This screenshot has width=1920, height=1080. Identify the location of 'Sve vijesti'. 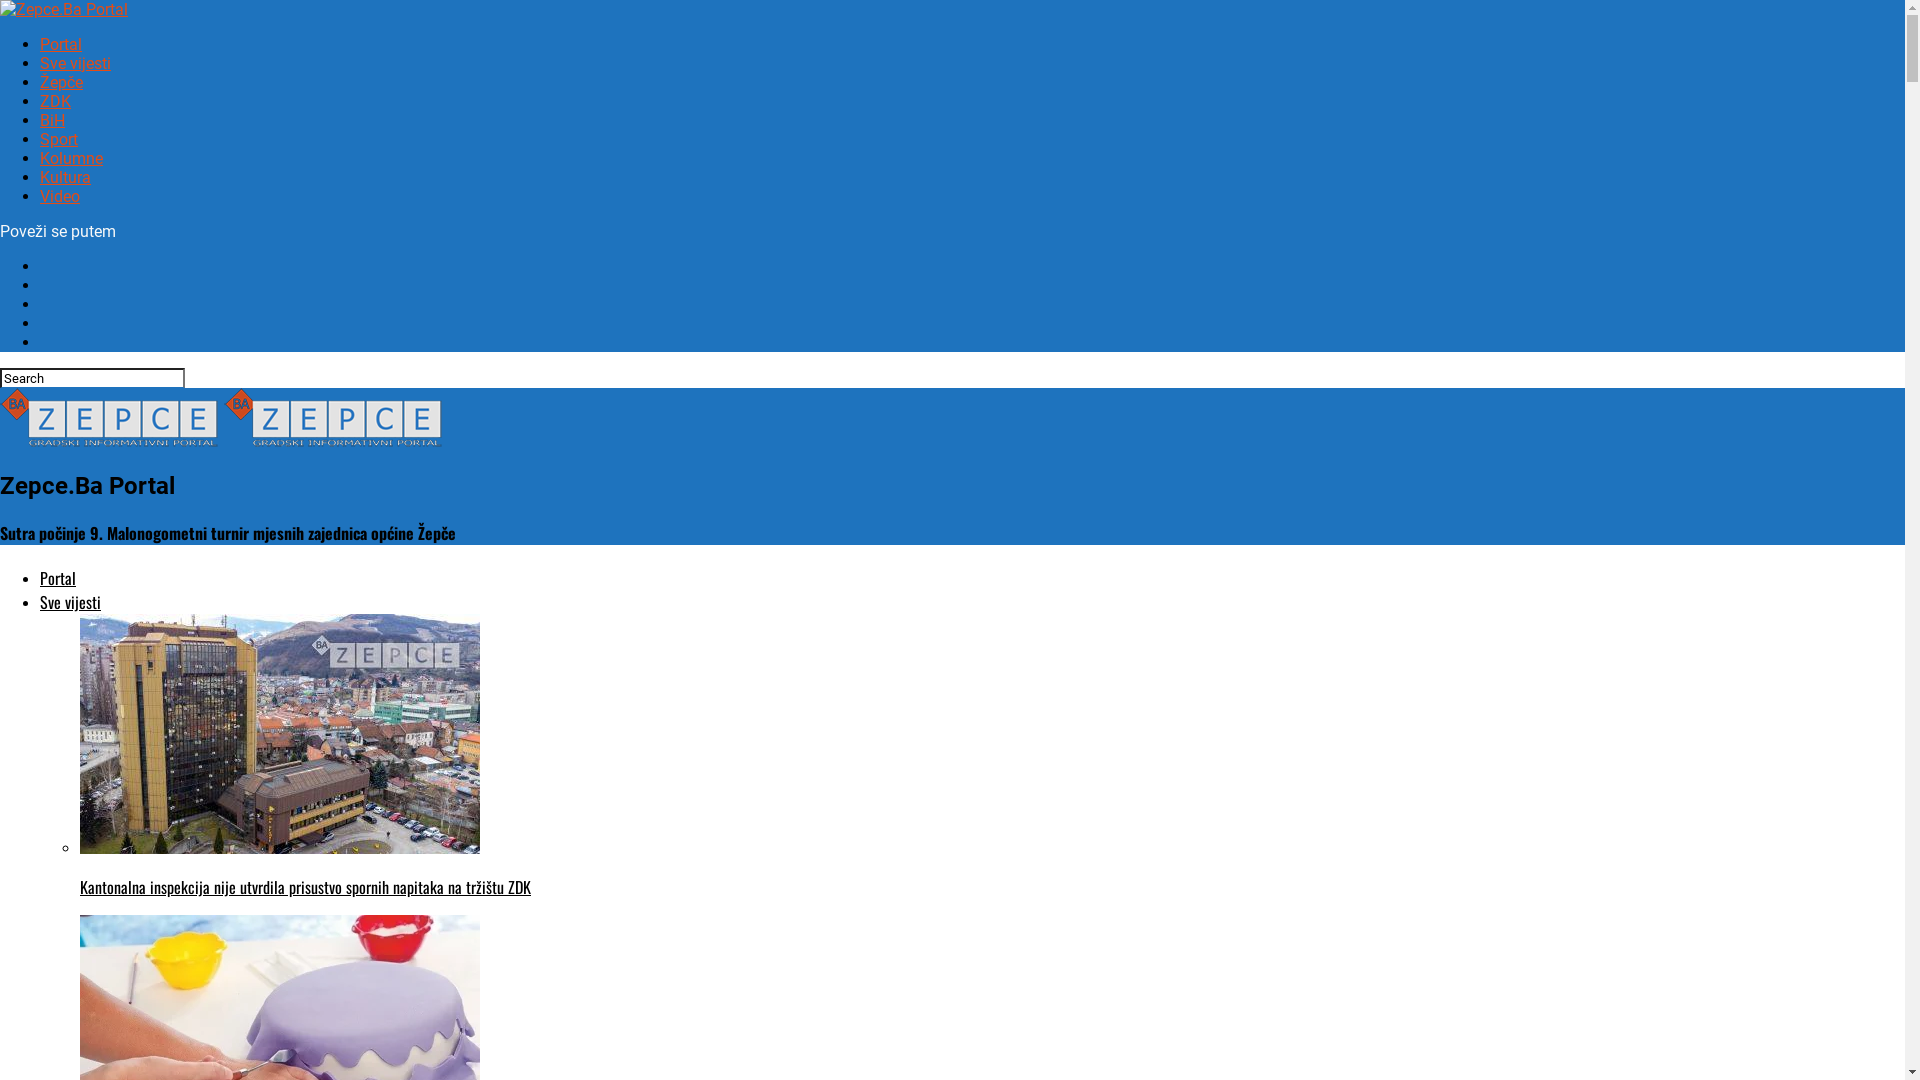
(70, 600).